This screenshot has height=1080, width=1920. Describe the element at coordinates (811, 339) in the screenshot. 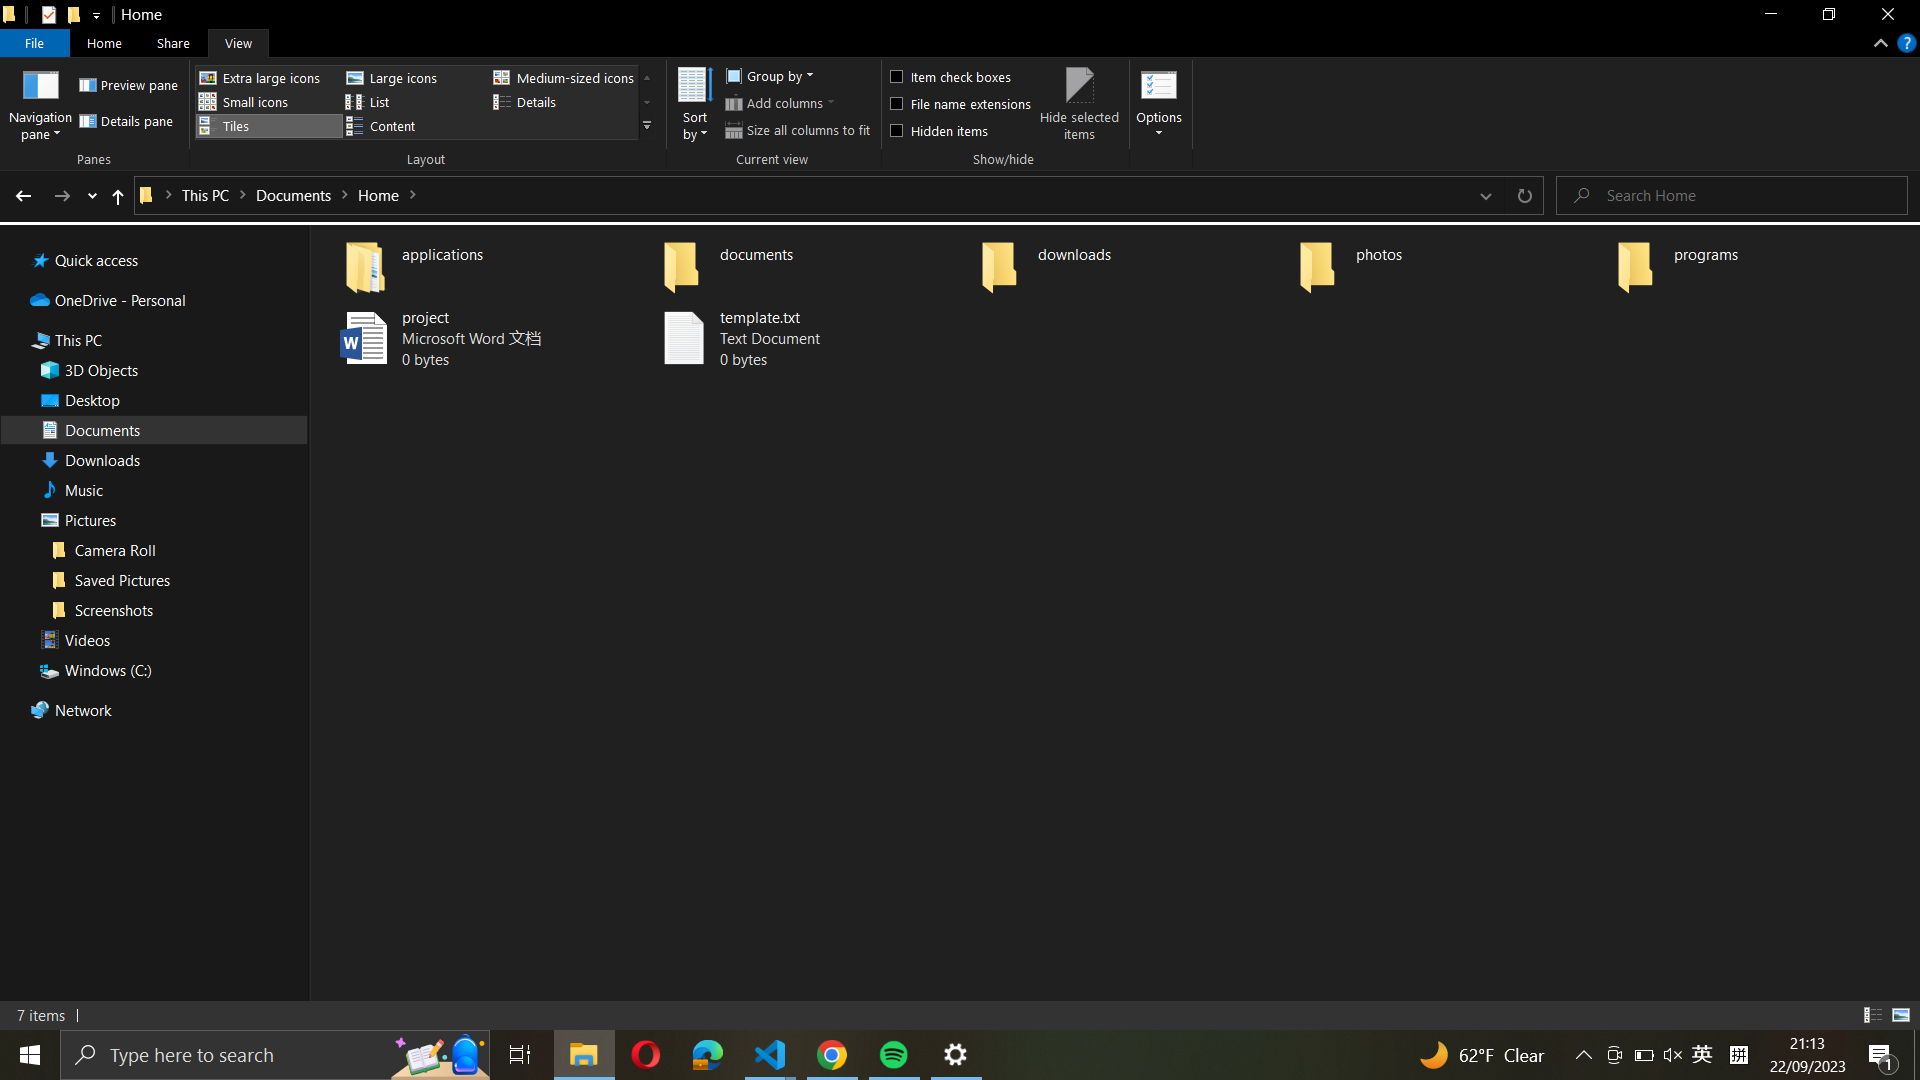

I see `Transfer the file named "template.txt" into the "documents" folder making use of only keyboard hotkeys` at that location.